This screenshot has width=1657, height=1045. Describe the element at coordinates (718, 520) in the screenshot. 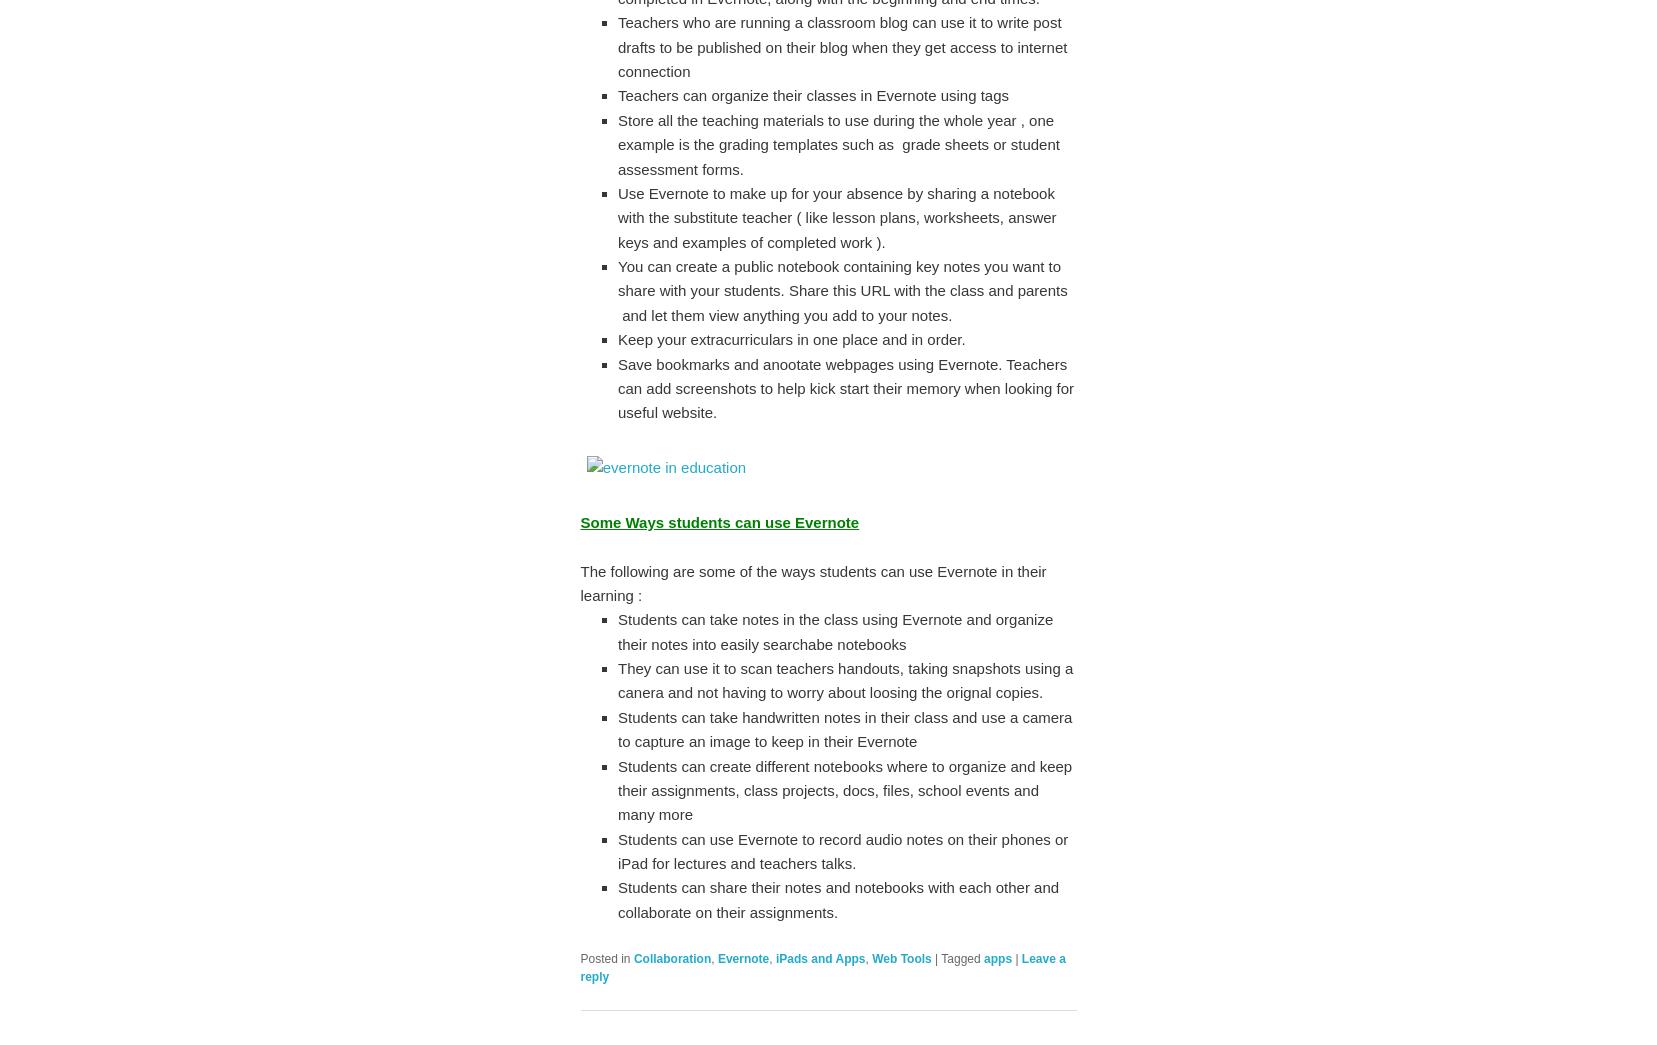

I see `'Some Ways students can use Evernote'` at that location.